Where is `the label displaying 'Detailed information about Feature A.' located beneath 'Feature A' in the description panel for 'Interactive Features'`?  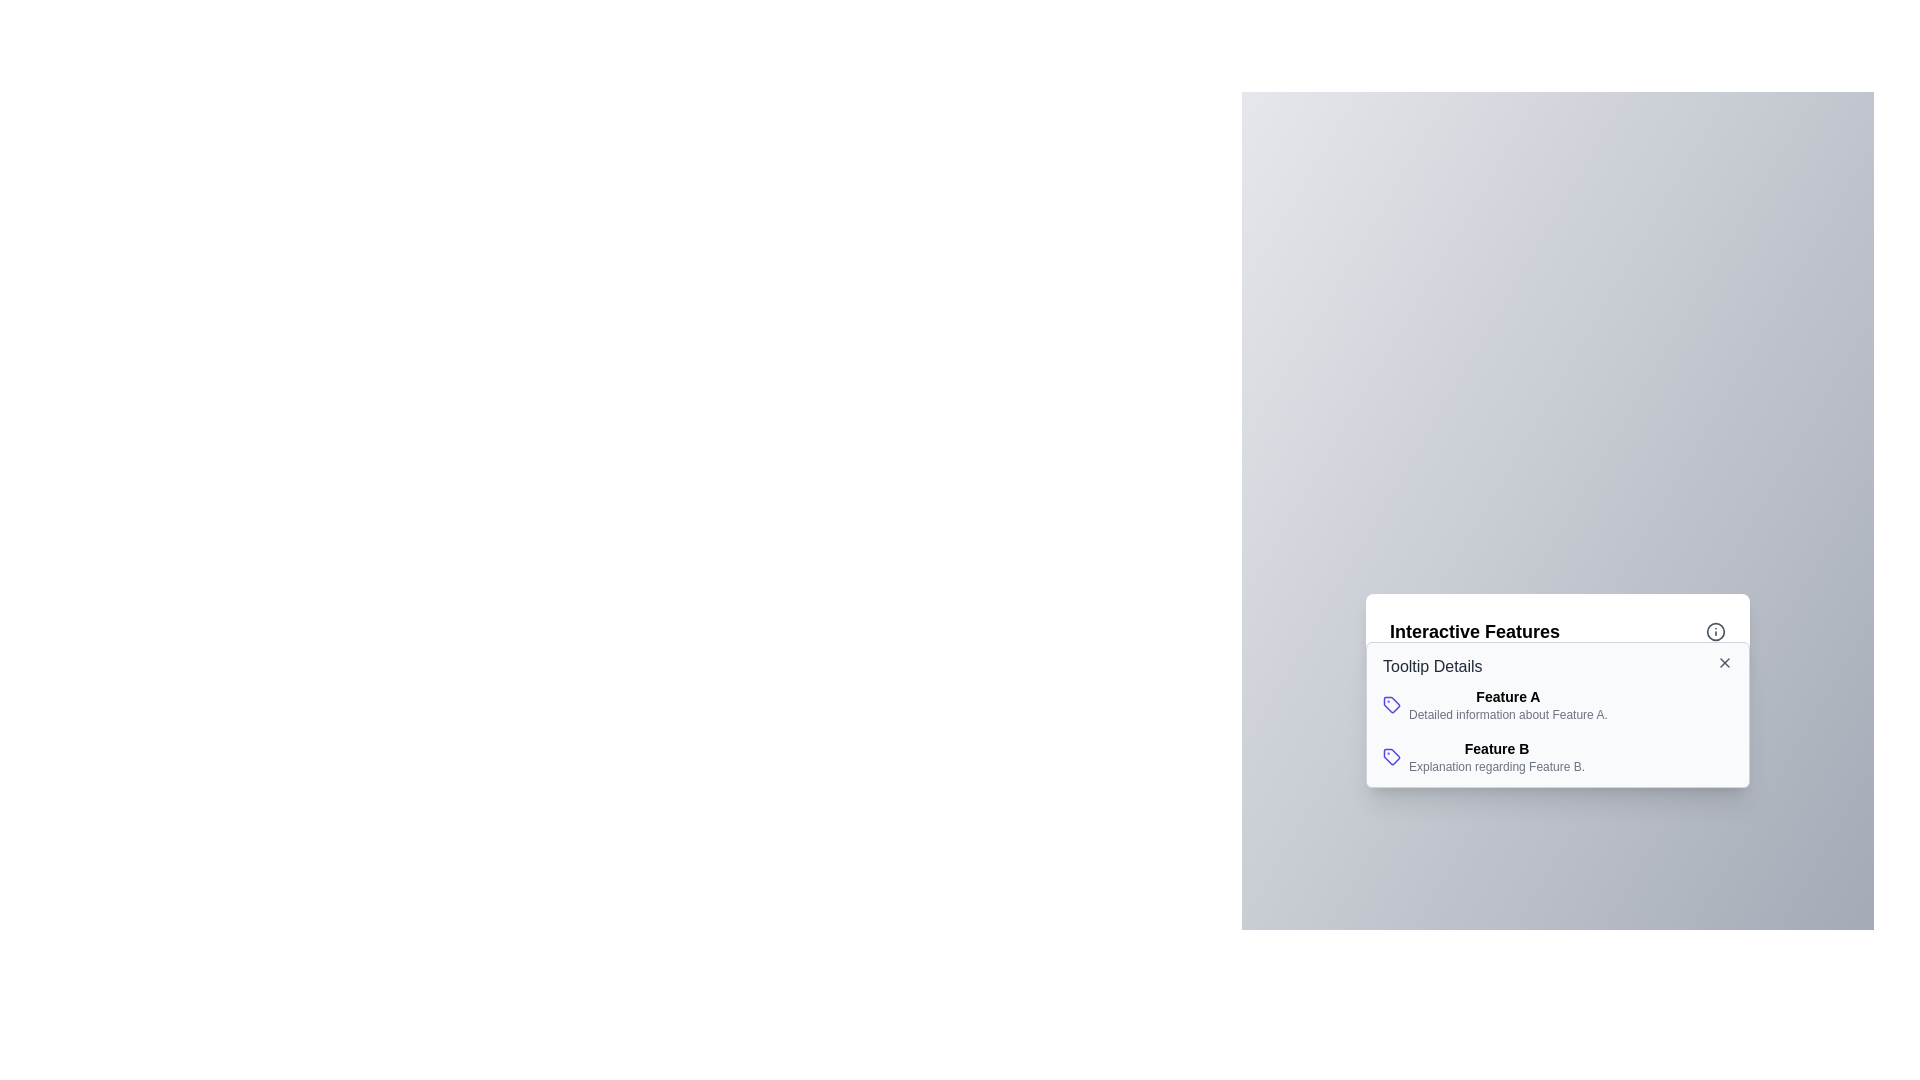
the label displaying 'Detailed information about Feature A.' located beneath 'Feature A' in the description panel for 'Interactive Features' is located at coordinates (1508, 713).